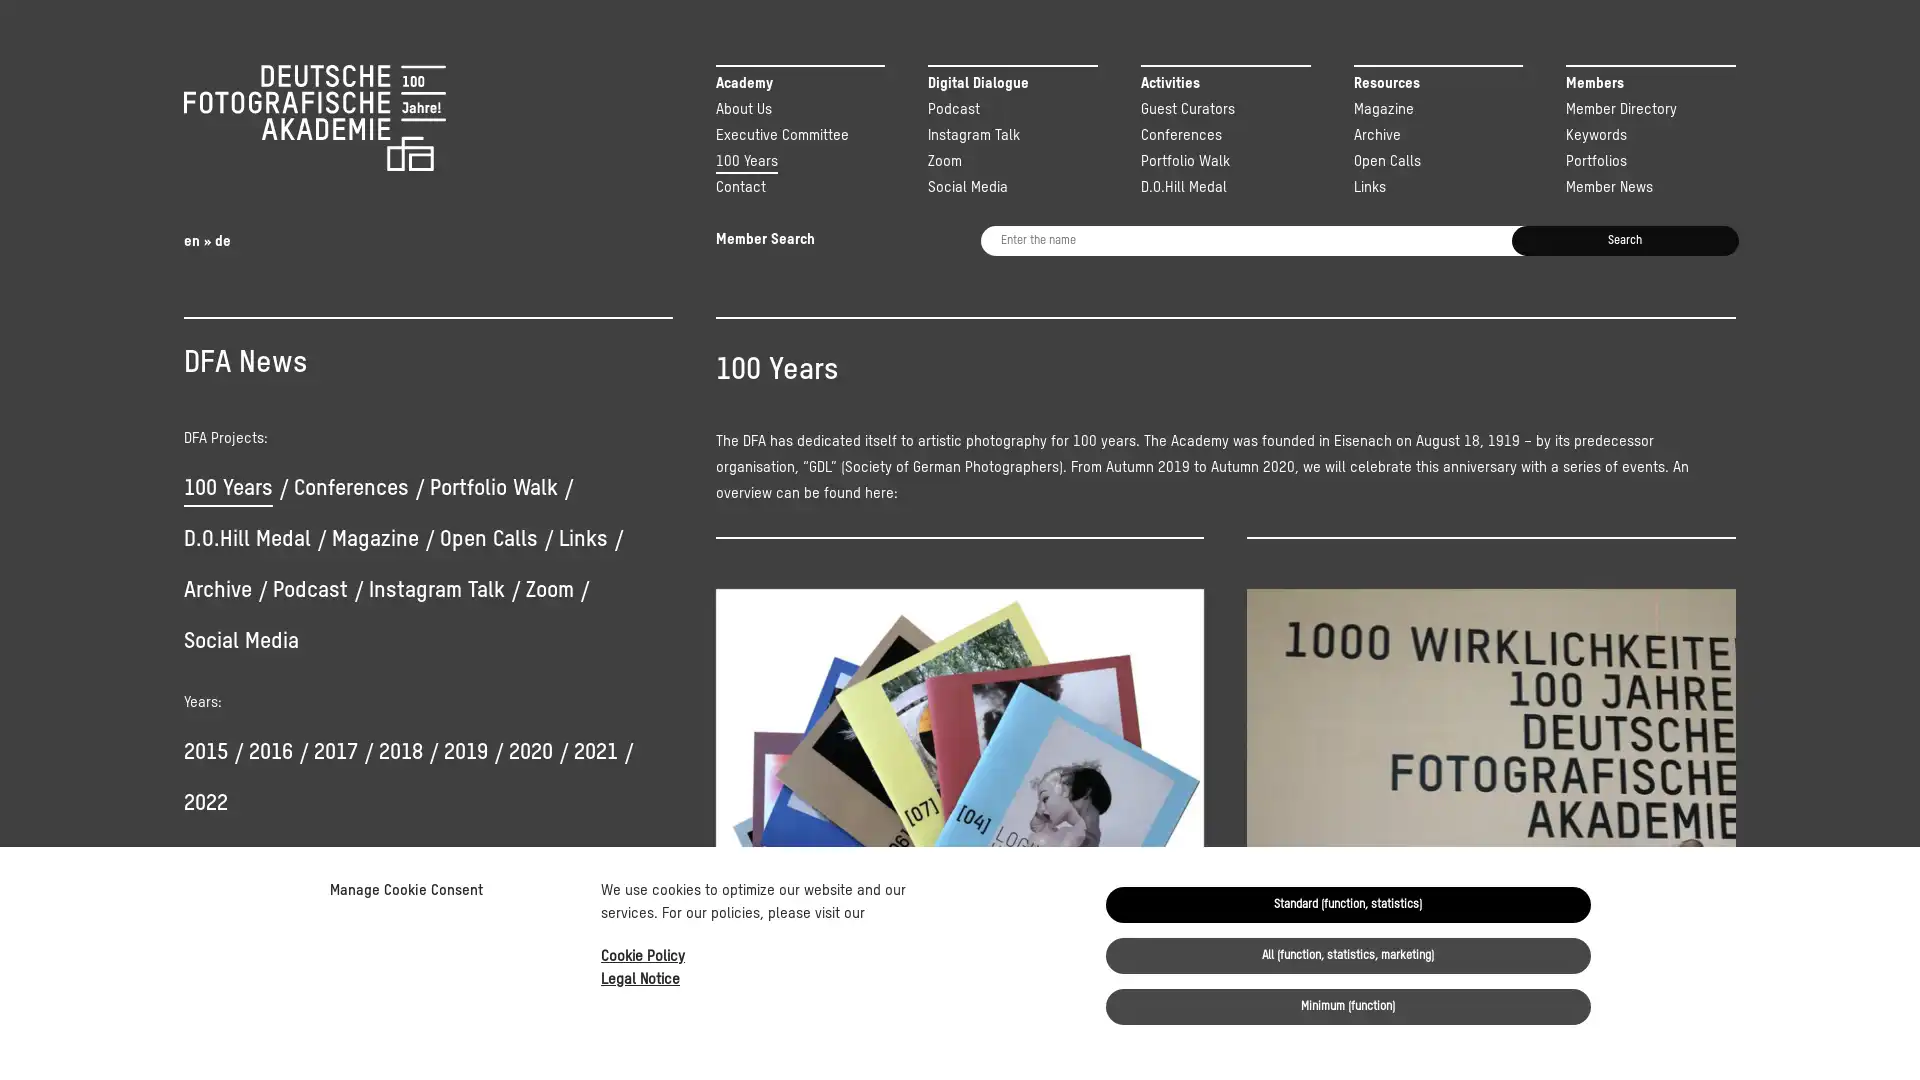  What do you see at coordinates (489, 540) in the screenshot?
I see `Open Calls` at bounding box center [489, 540].